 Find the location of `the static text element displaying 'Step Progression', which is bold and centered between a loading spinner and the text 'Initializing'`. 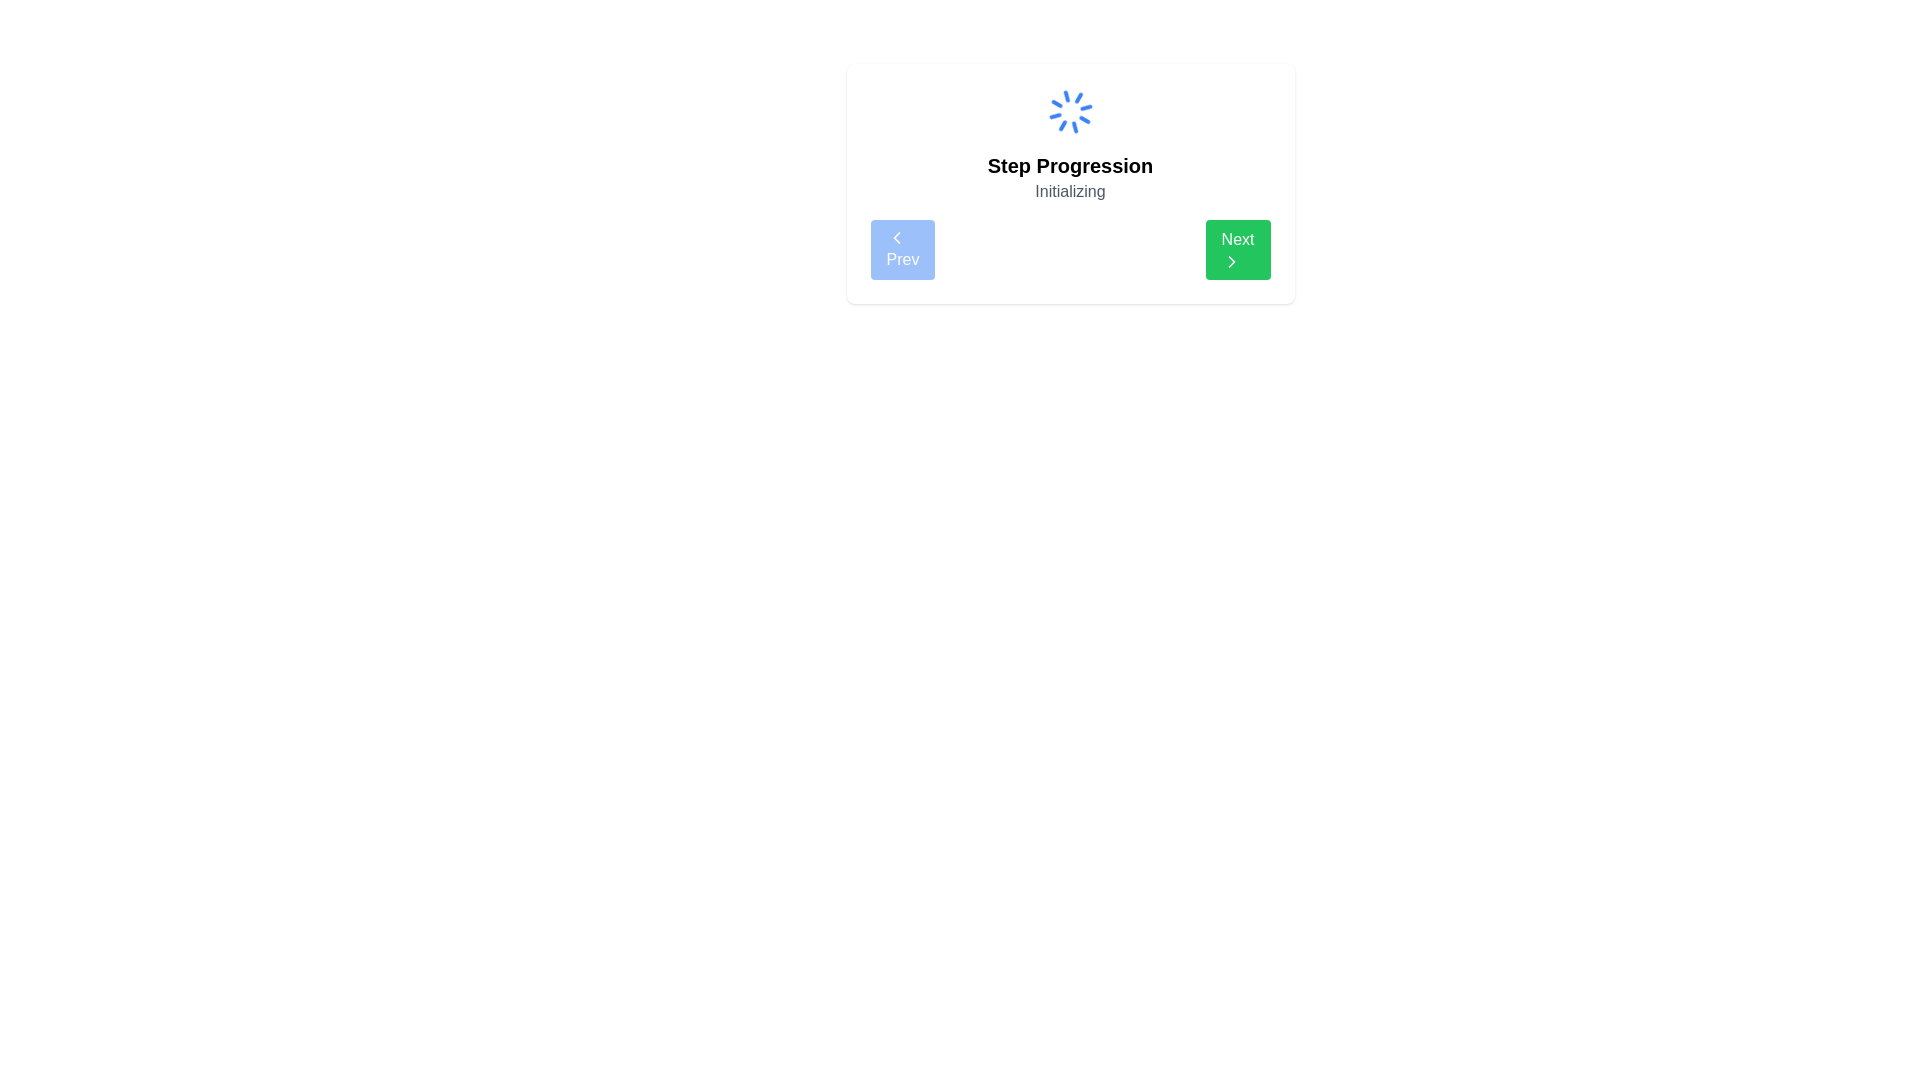

the static text element displaying 'Step Progression', which is bold and centered between a loading spinner and the text 'Initializing' is located at coordinates (1069, 164).